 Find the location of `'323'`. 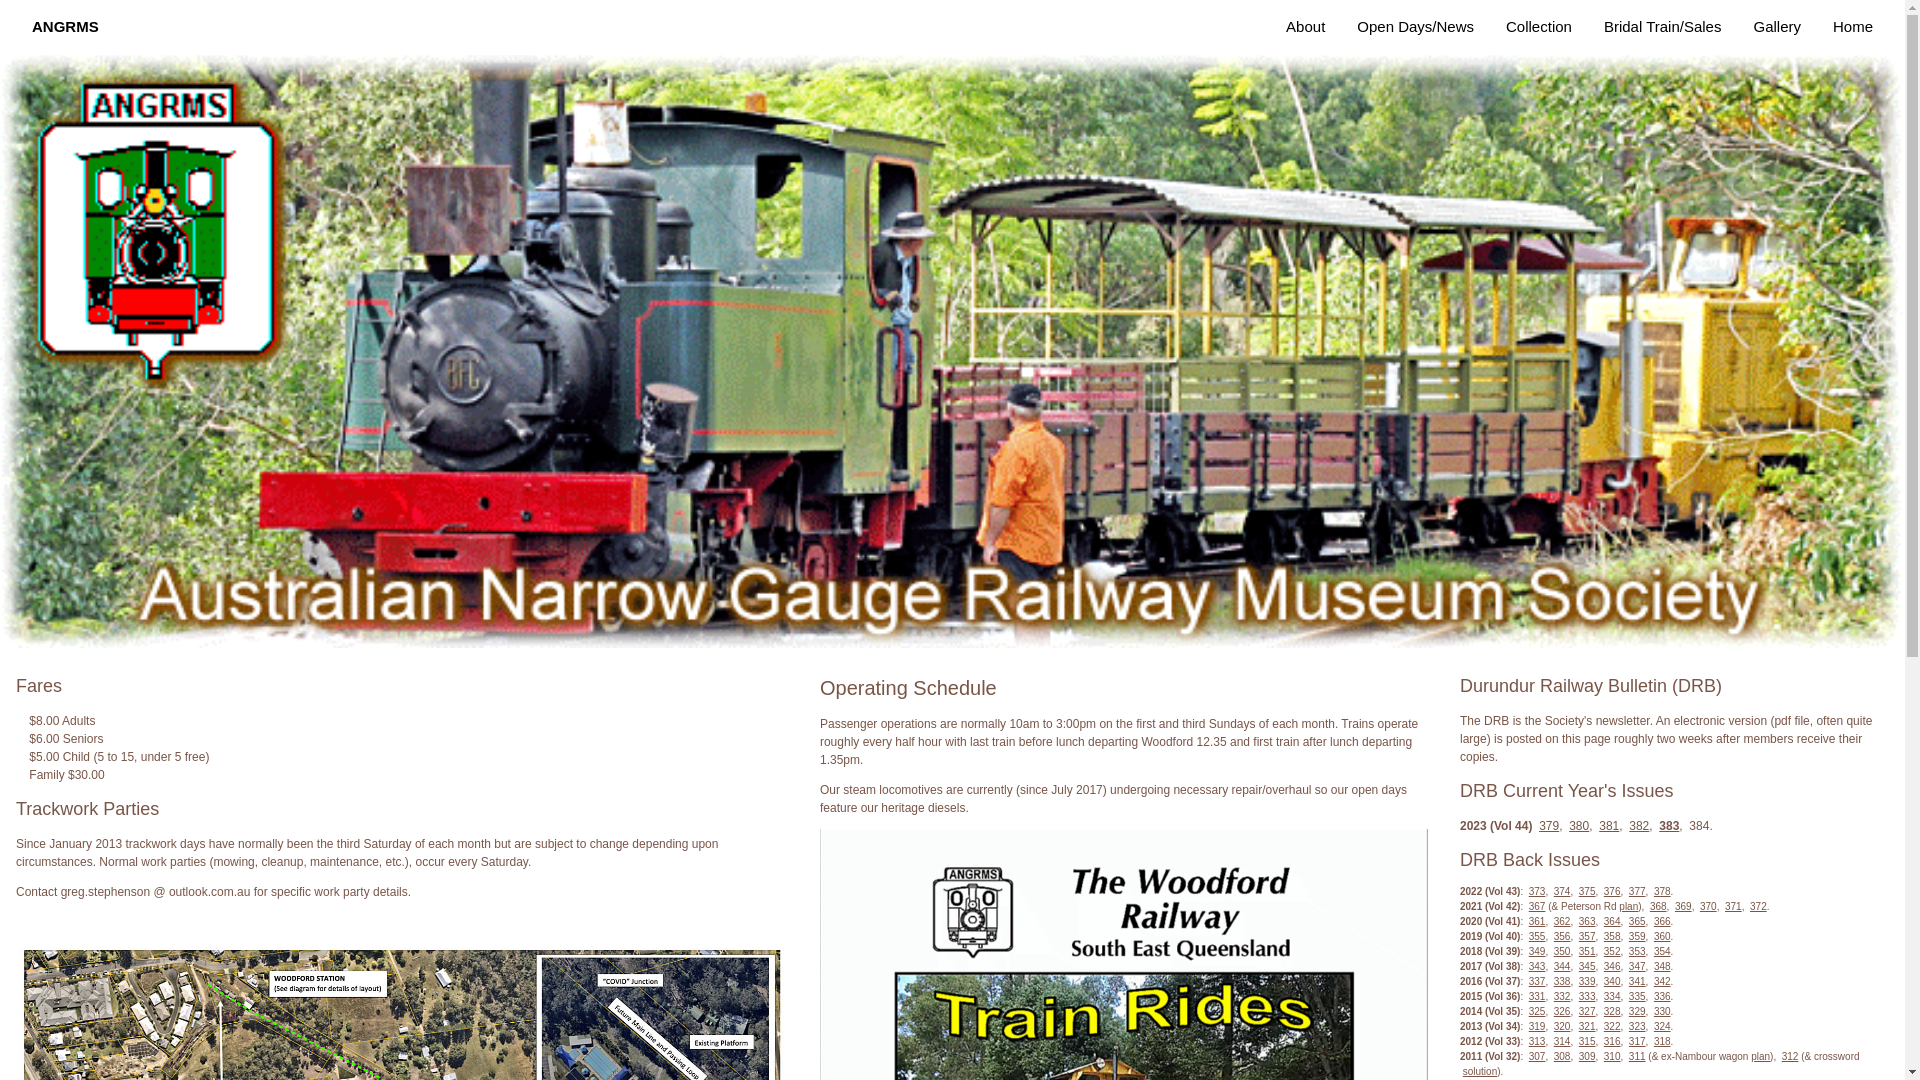

'323' is located at coordinates (1628, 1026).